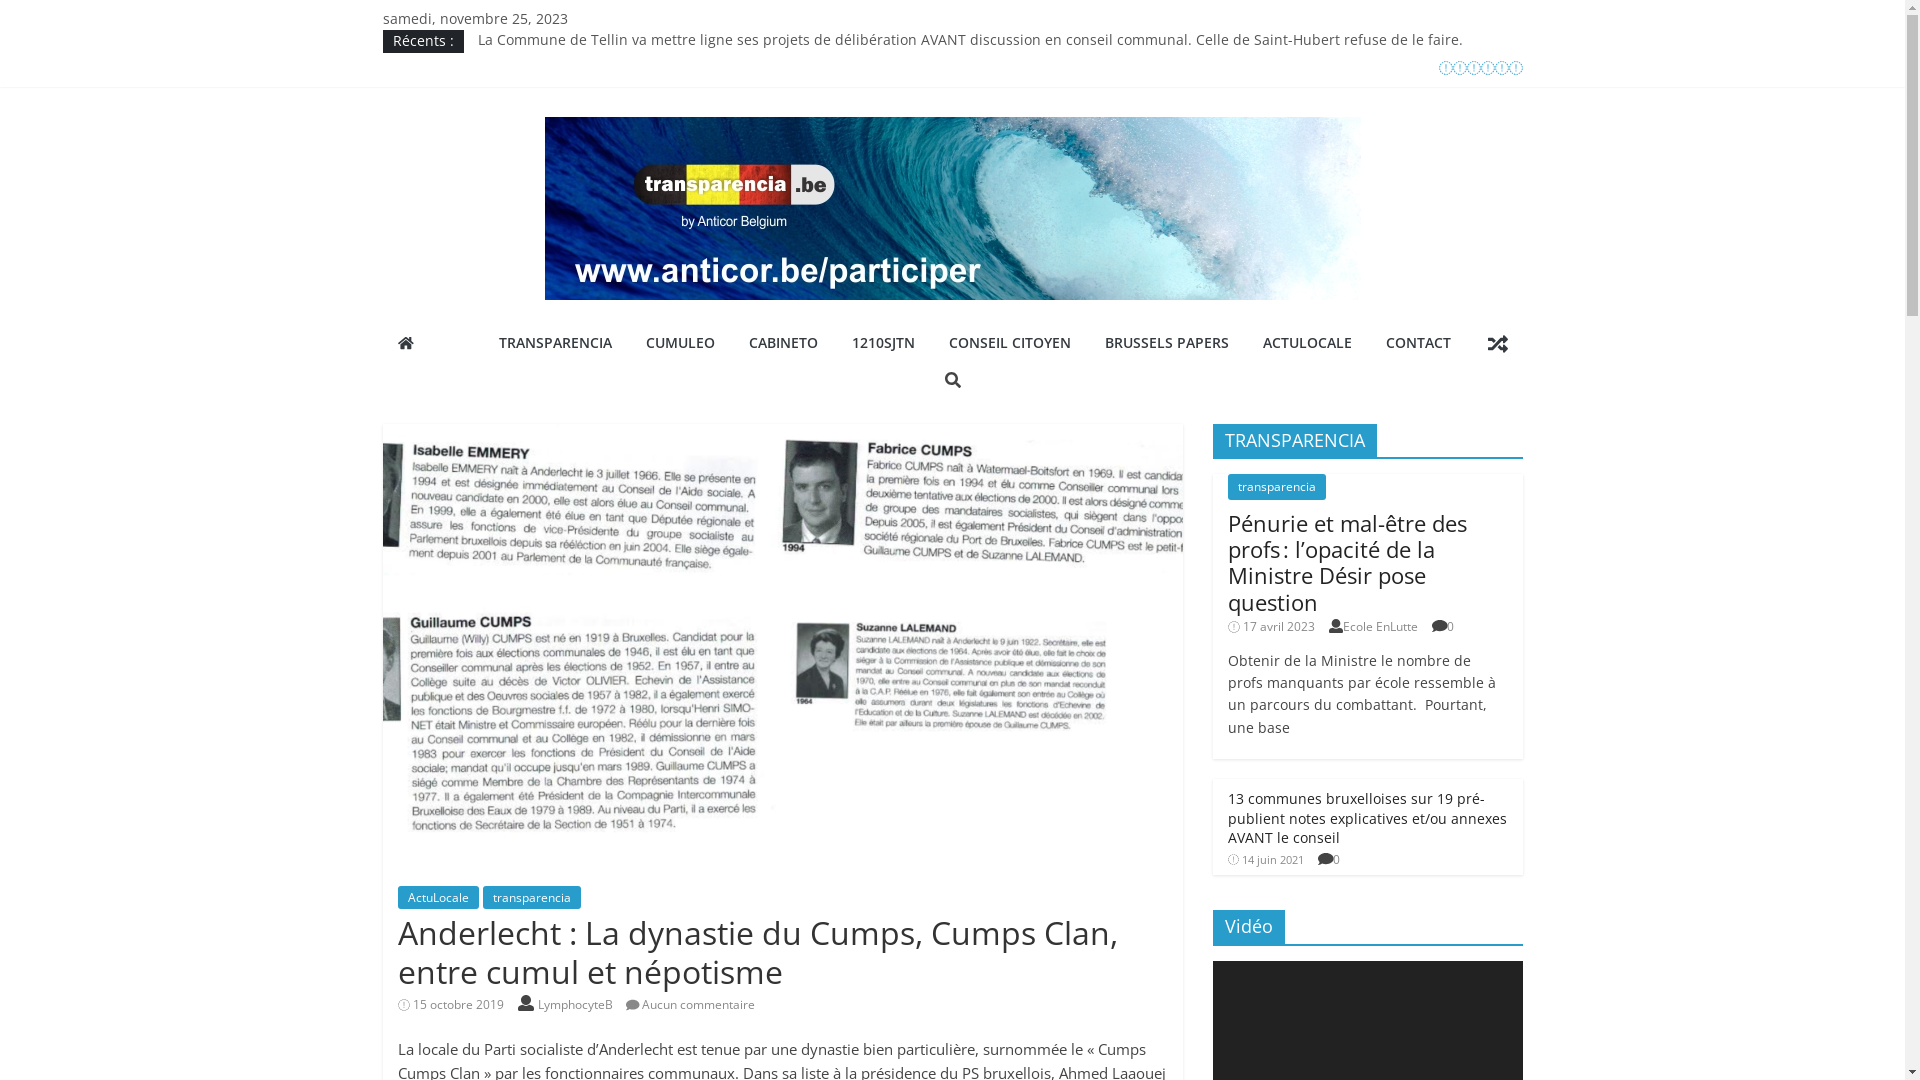 The width and height of the screenshot is (1920, 1080). Describe the element at coordinates (450, 1004) in the screenshot. I see `'15 octobre 2019'` at that location.